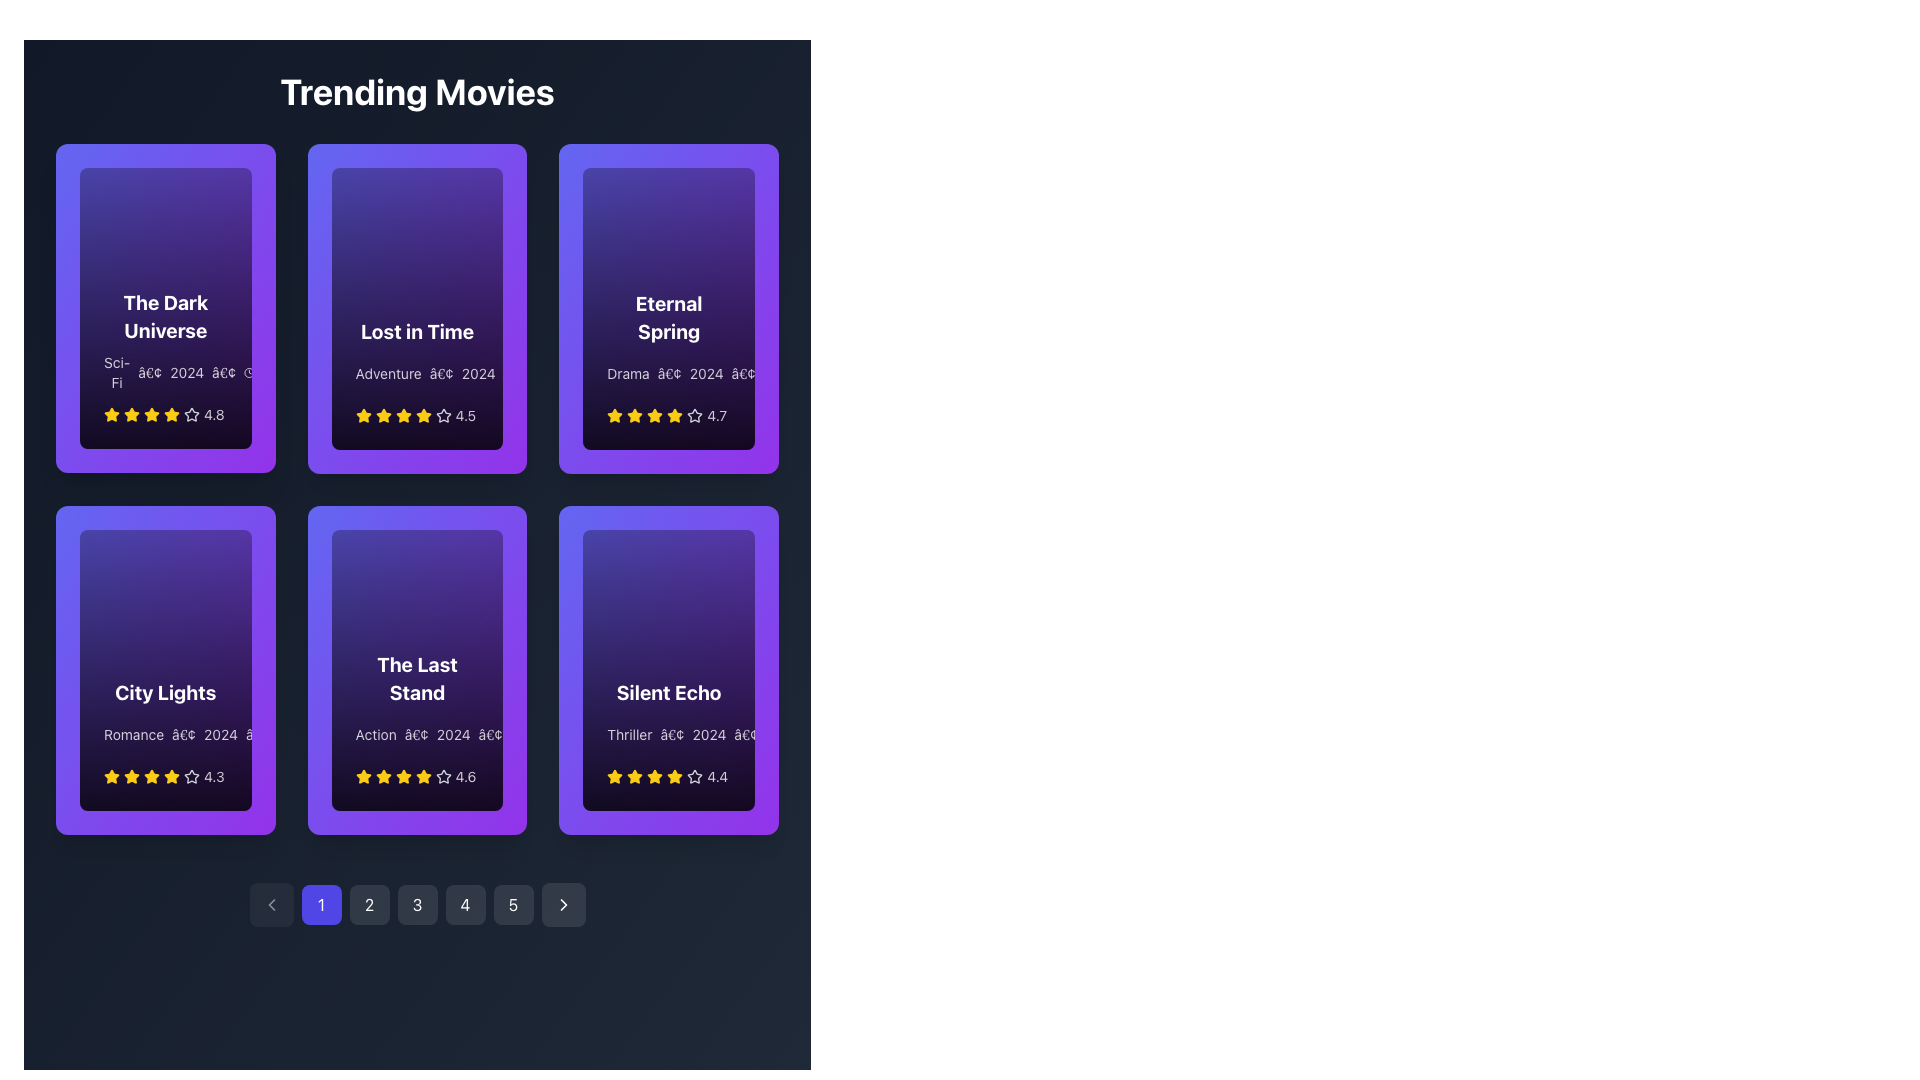 This screenshot has height=1080, width=1920. I want to click on the rounded square button labeled '3' with a dark semi-transparent background, so click(416, 905).